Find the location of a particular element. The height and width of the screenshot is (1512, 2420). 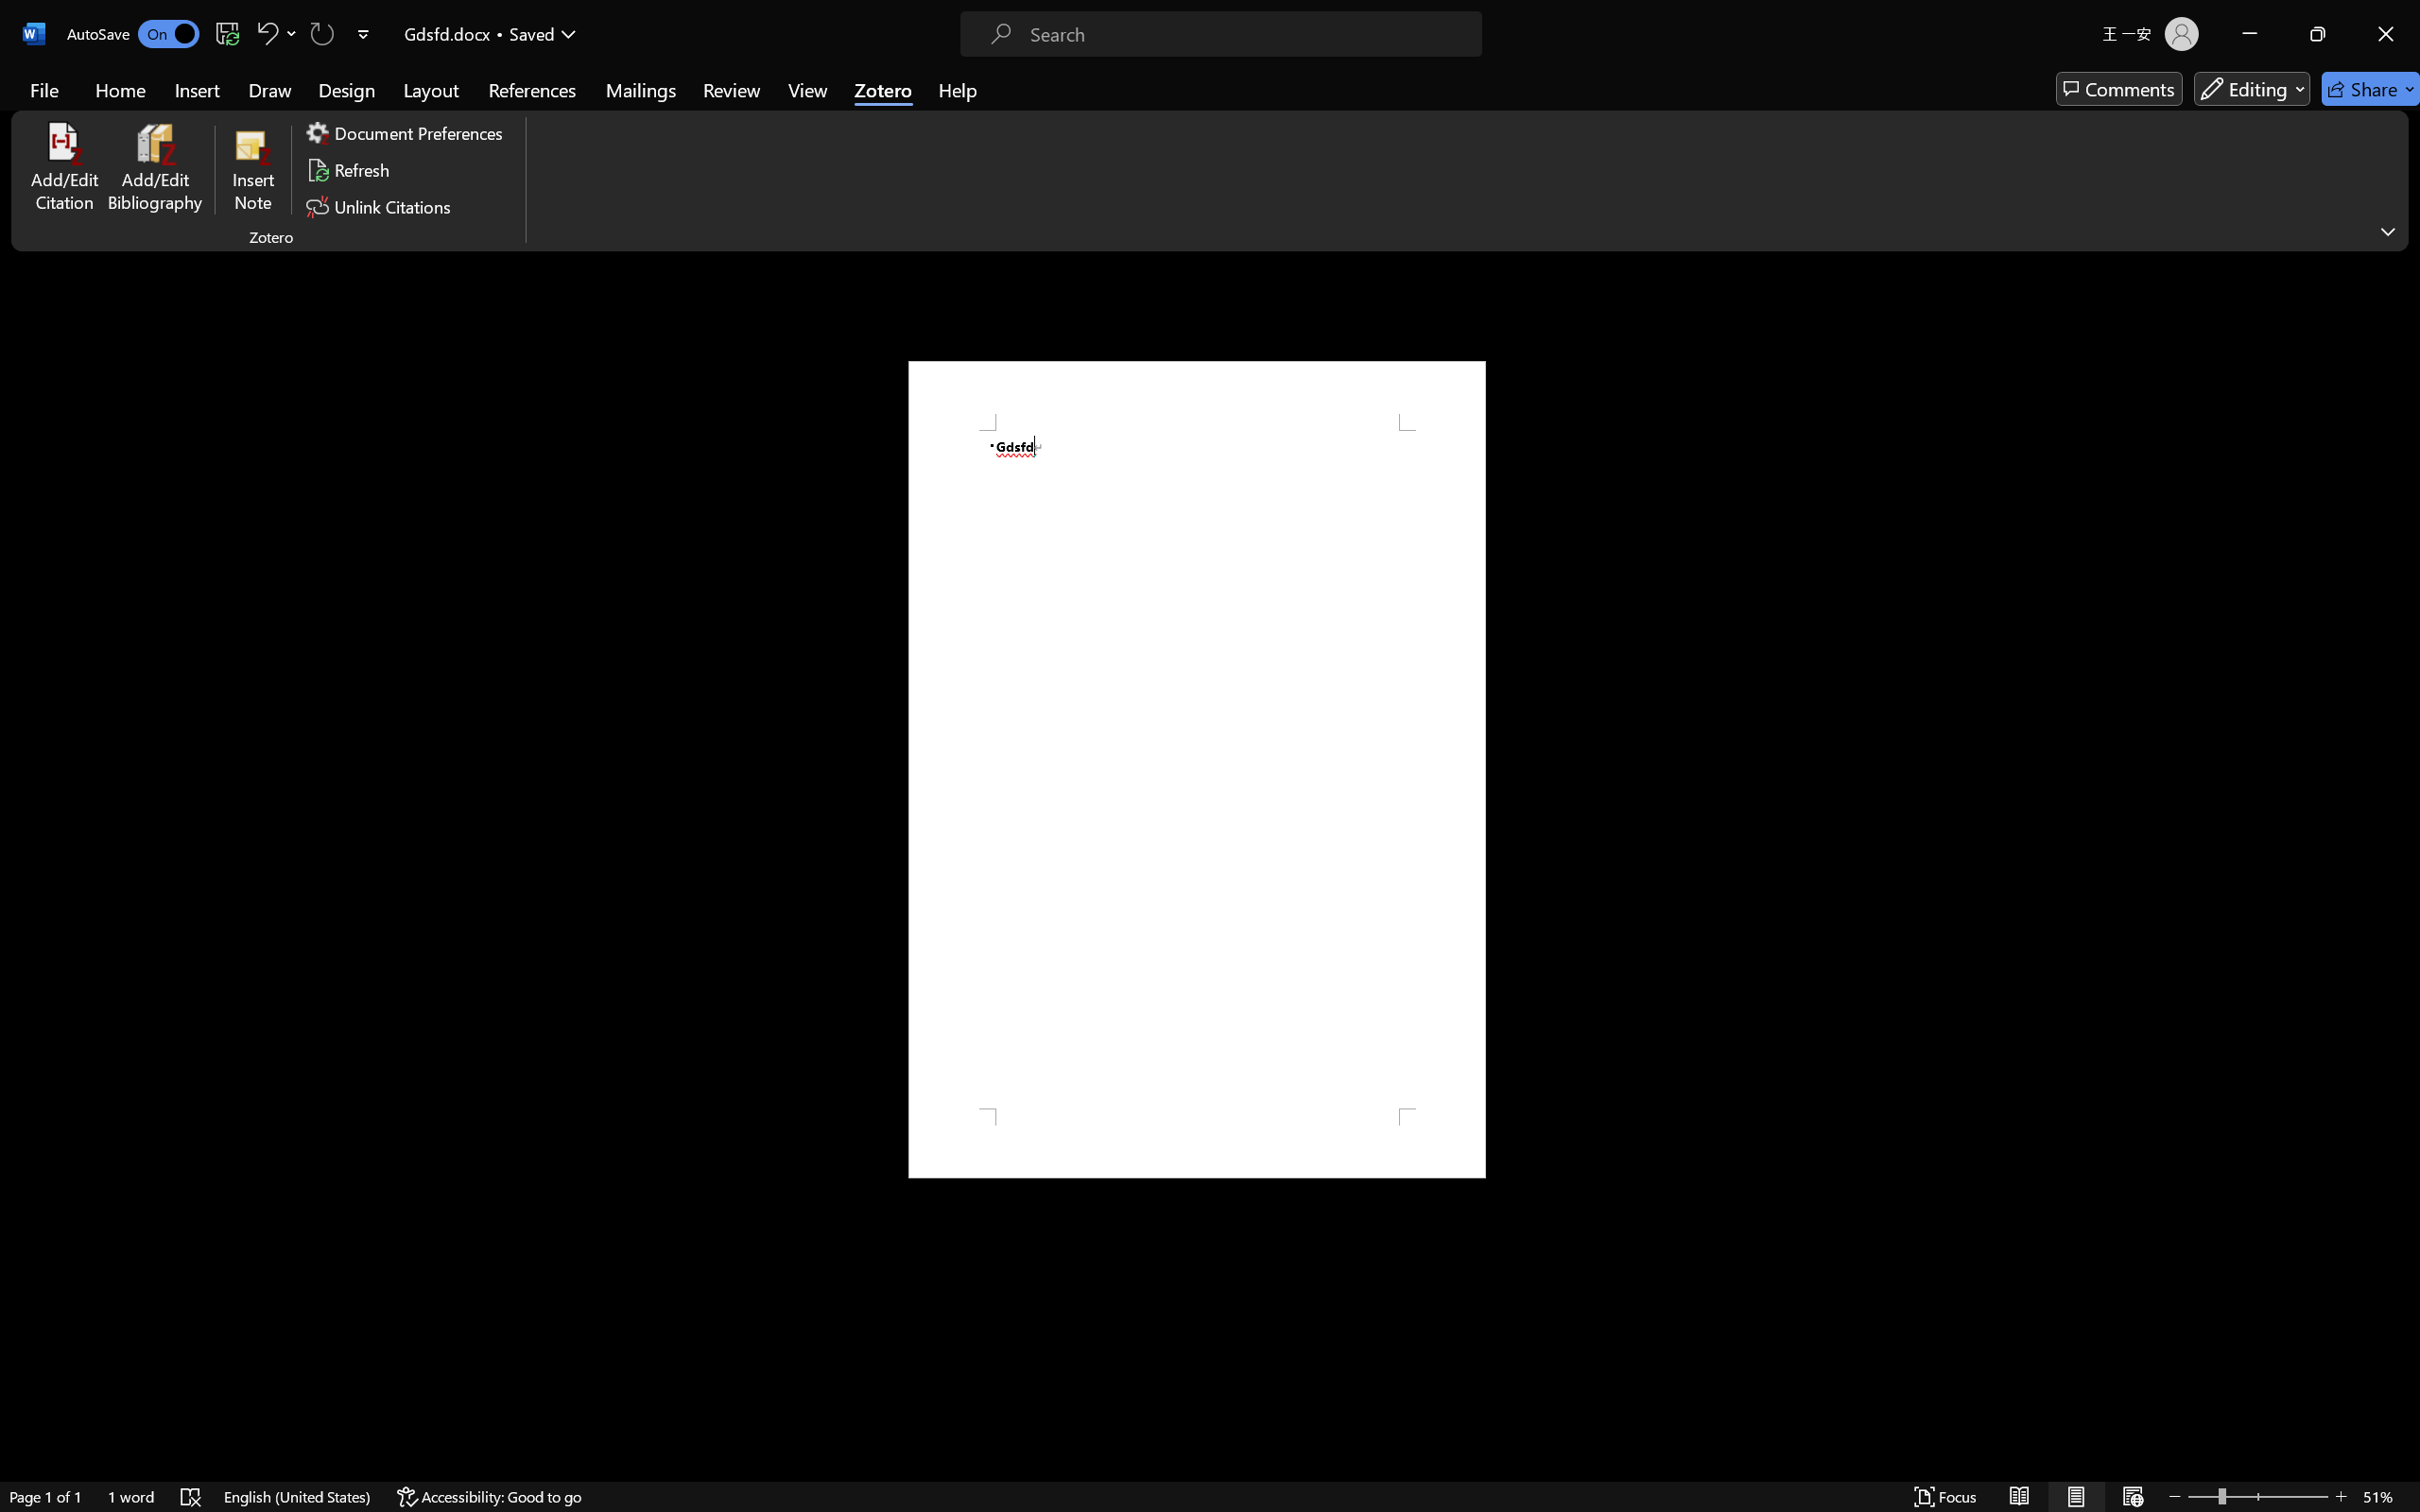

'Page 1 content' is located at coordinates (1196, 769).